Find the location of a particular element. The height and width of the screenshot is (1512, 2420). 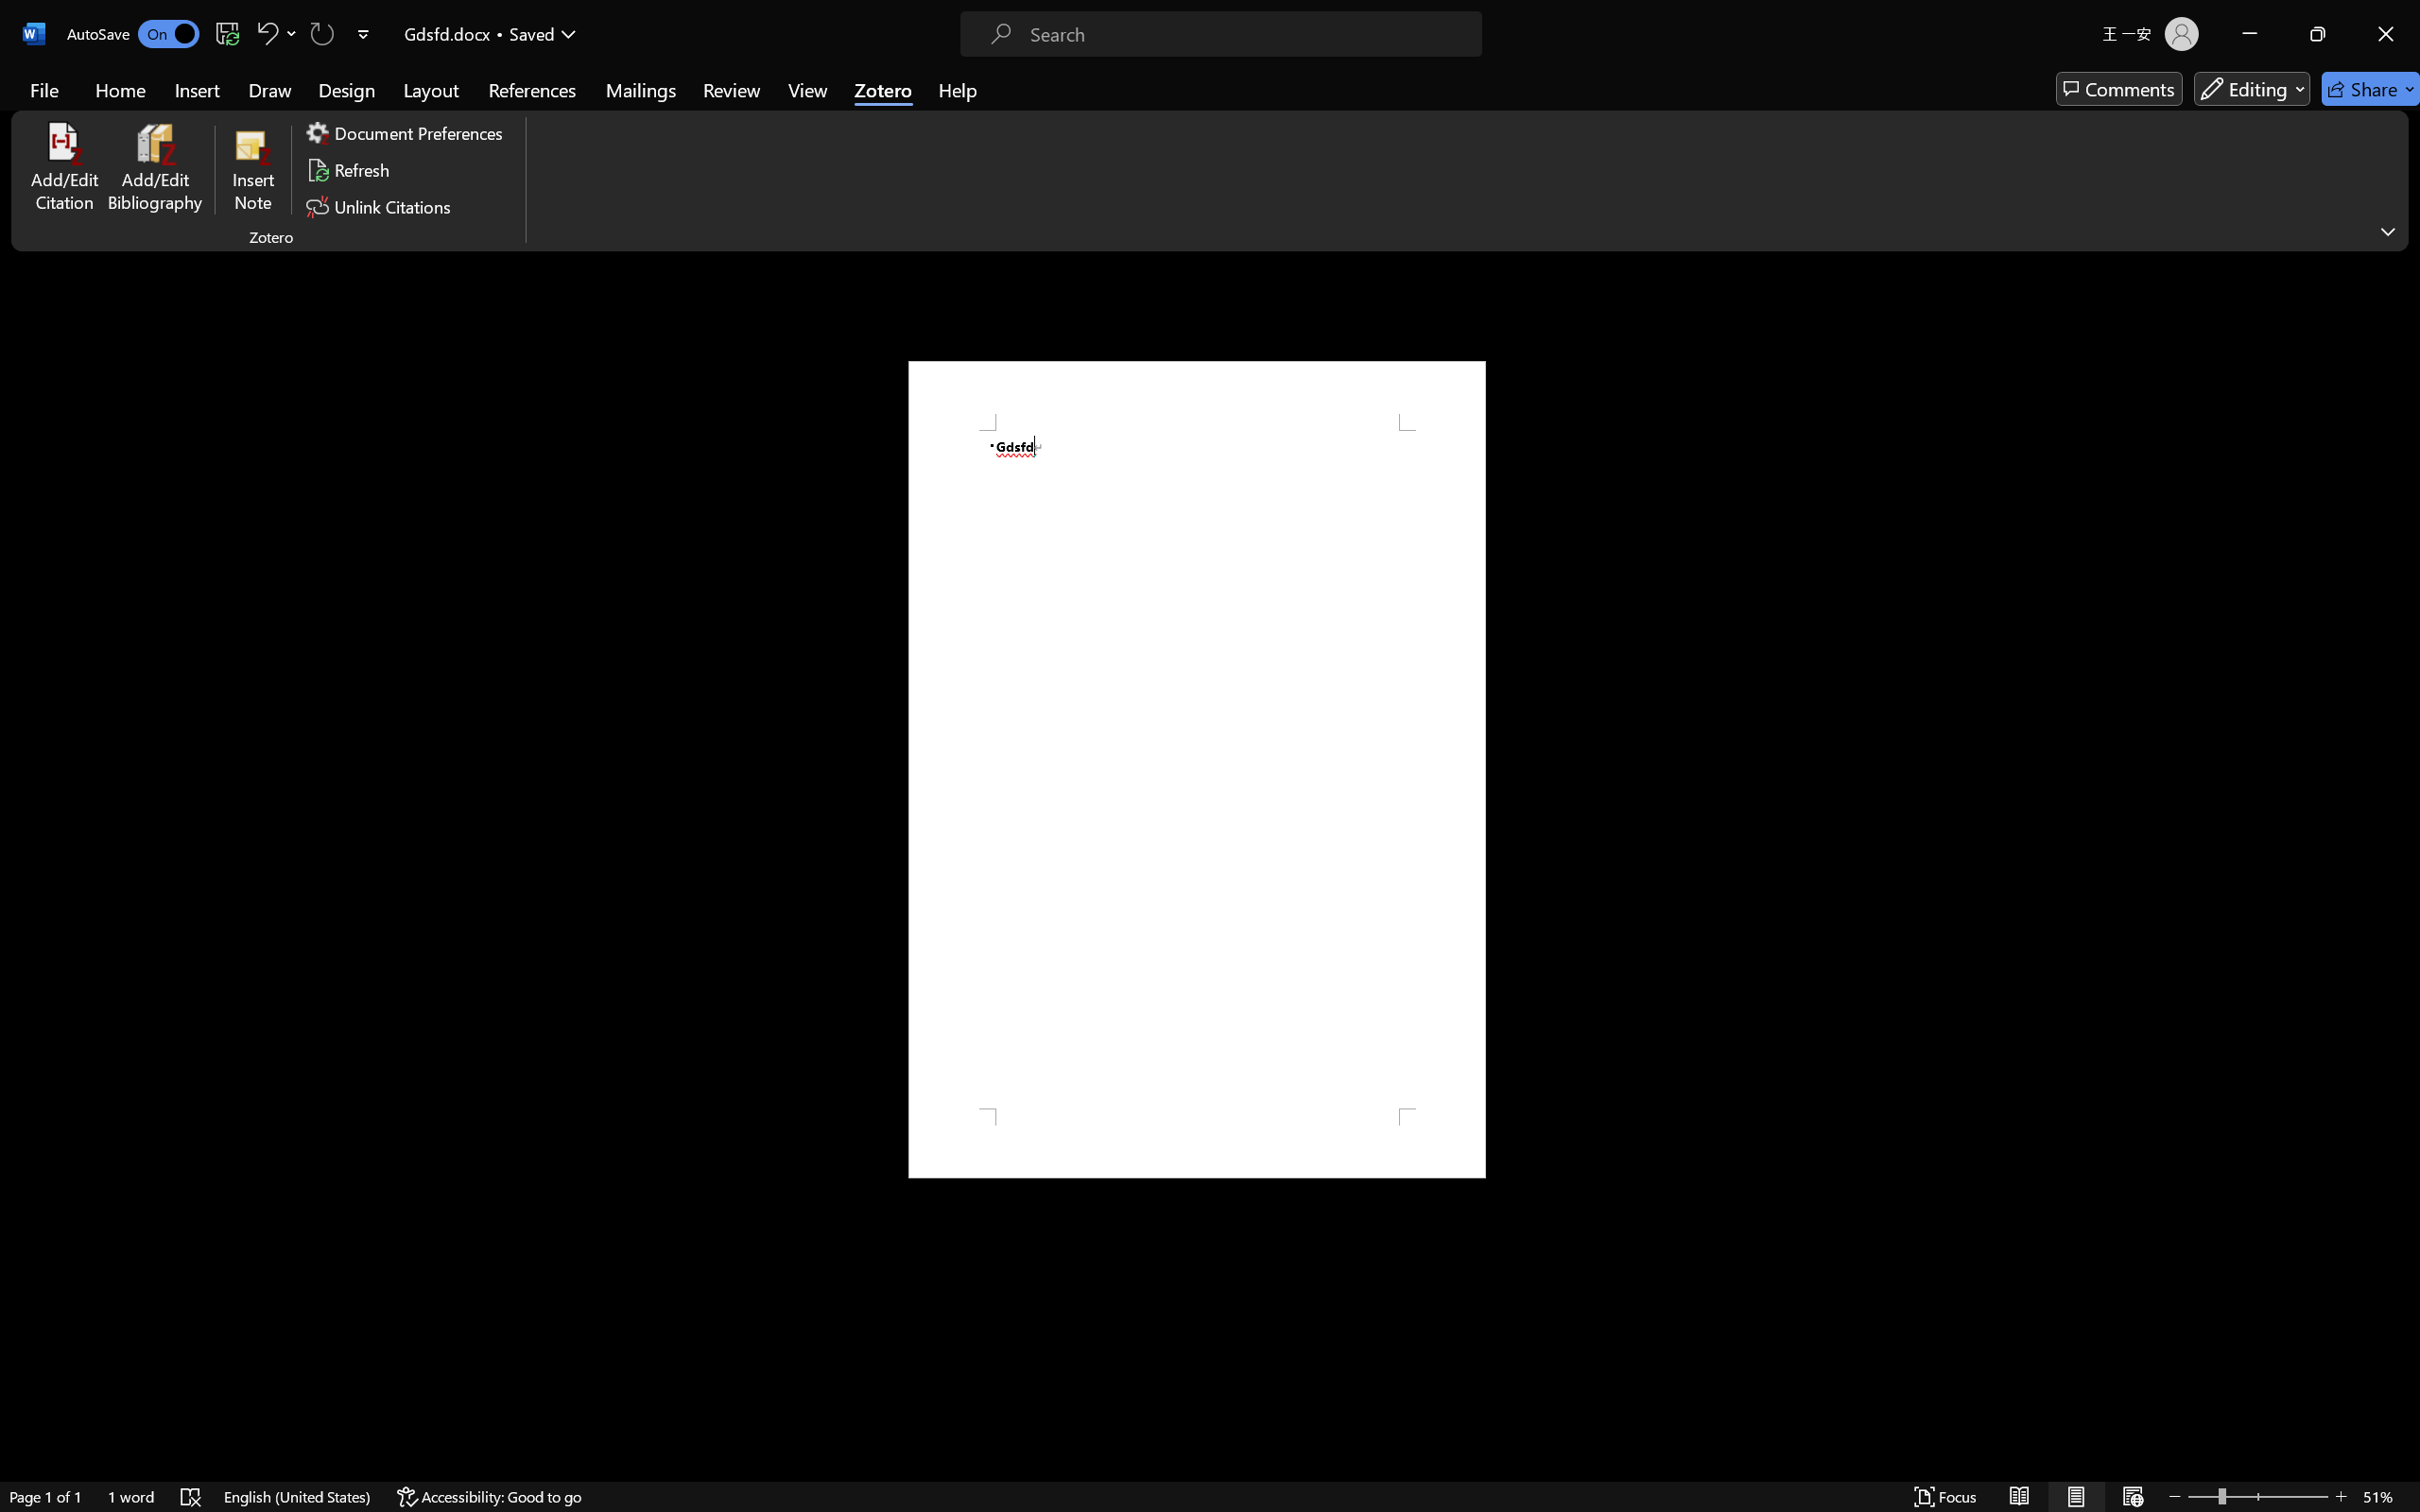

'Page 1 content' is located at coordinates (1196, 769).